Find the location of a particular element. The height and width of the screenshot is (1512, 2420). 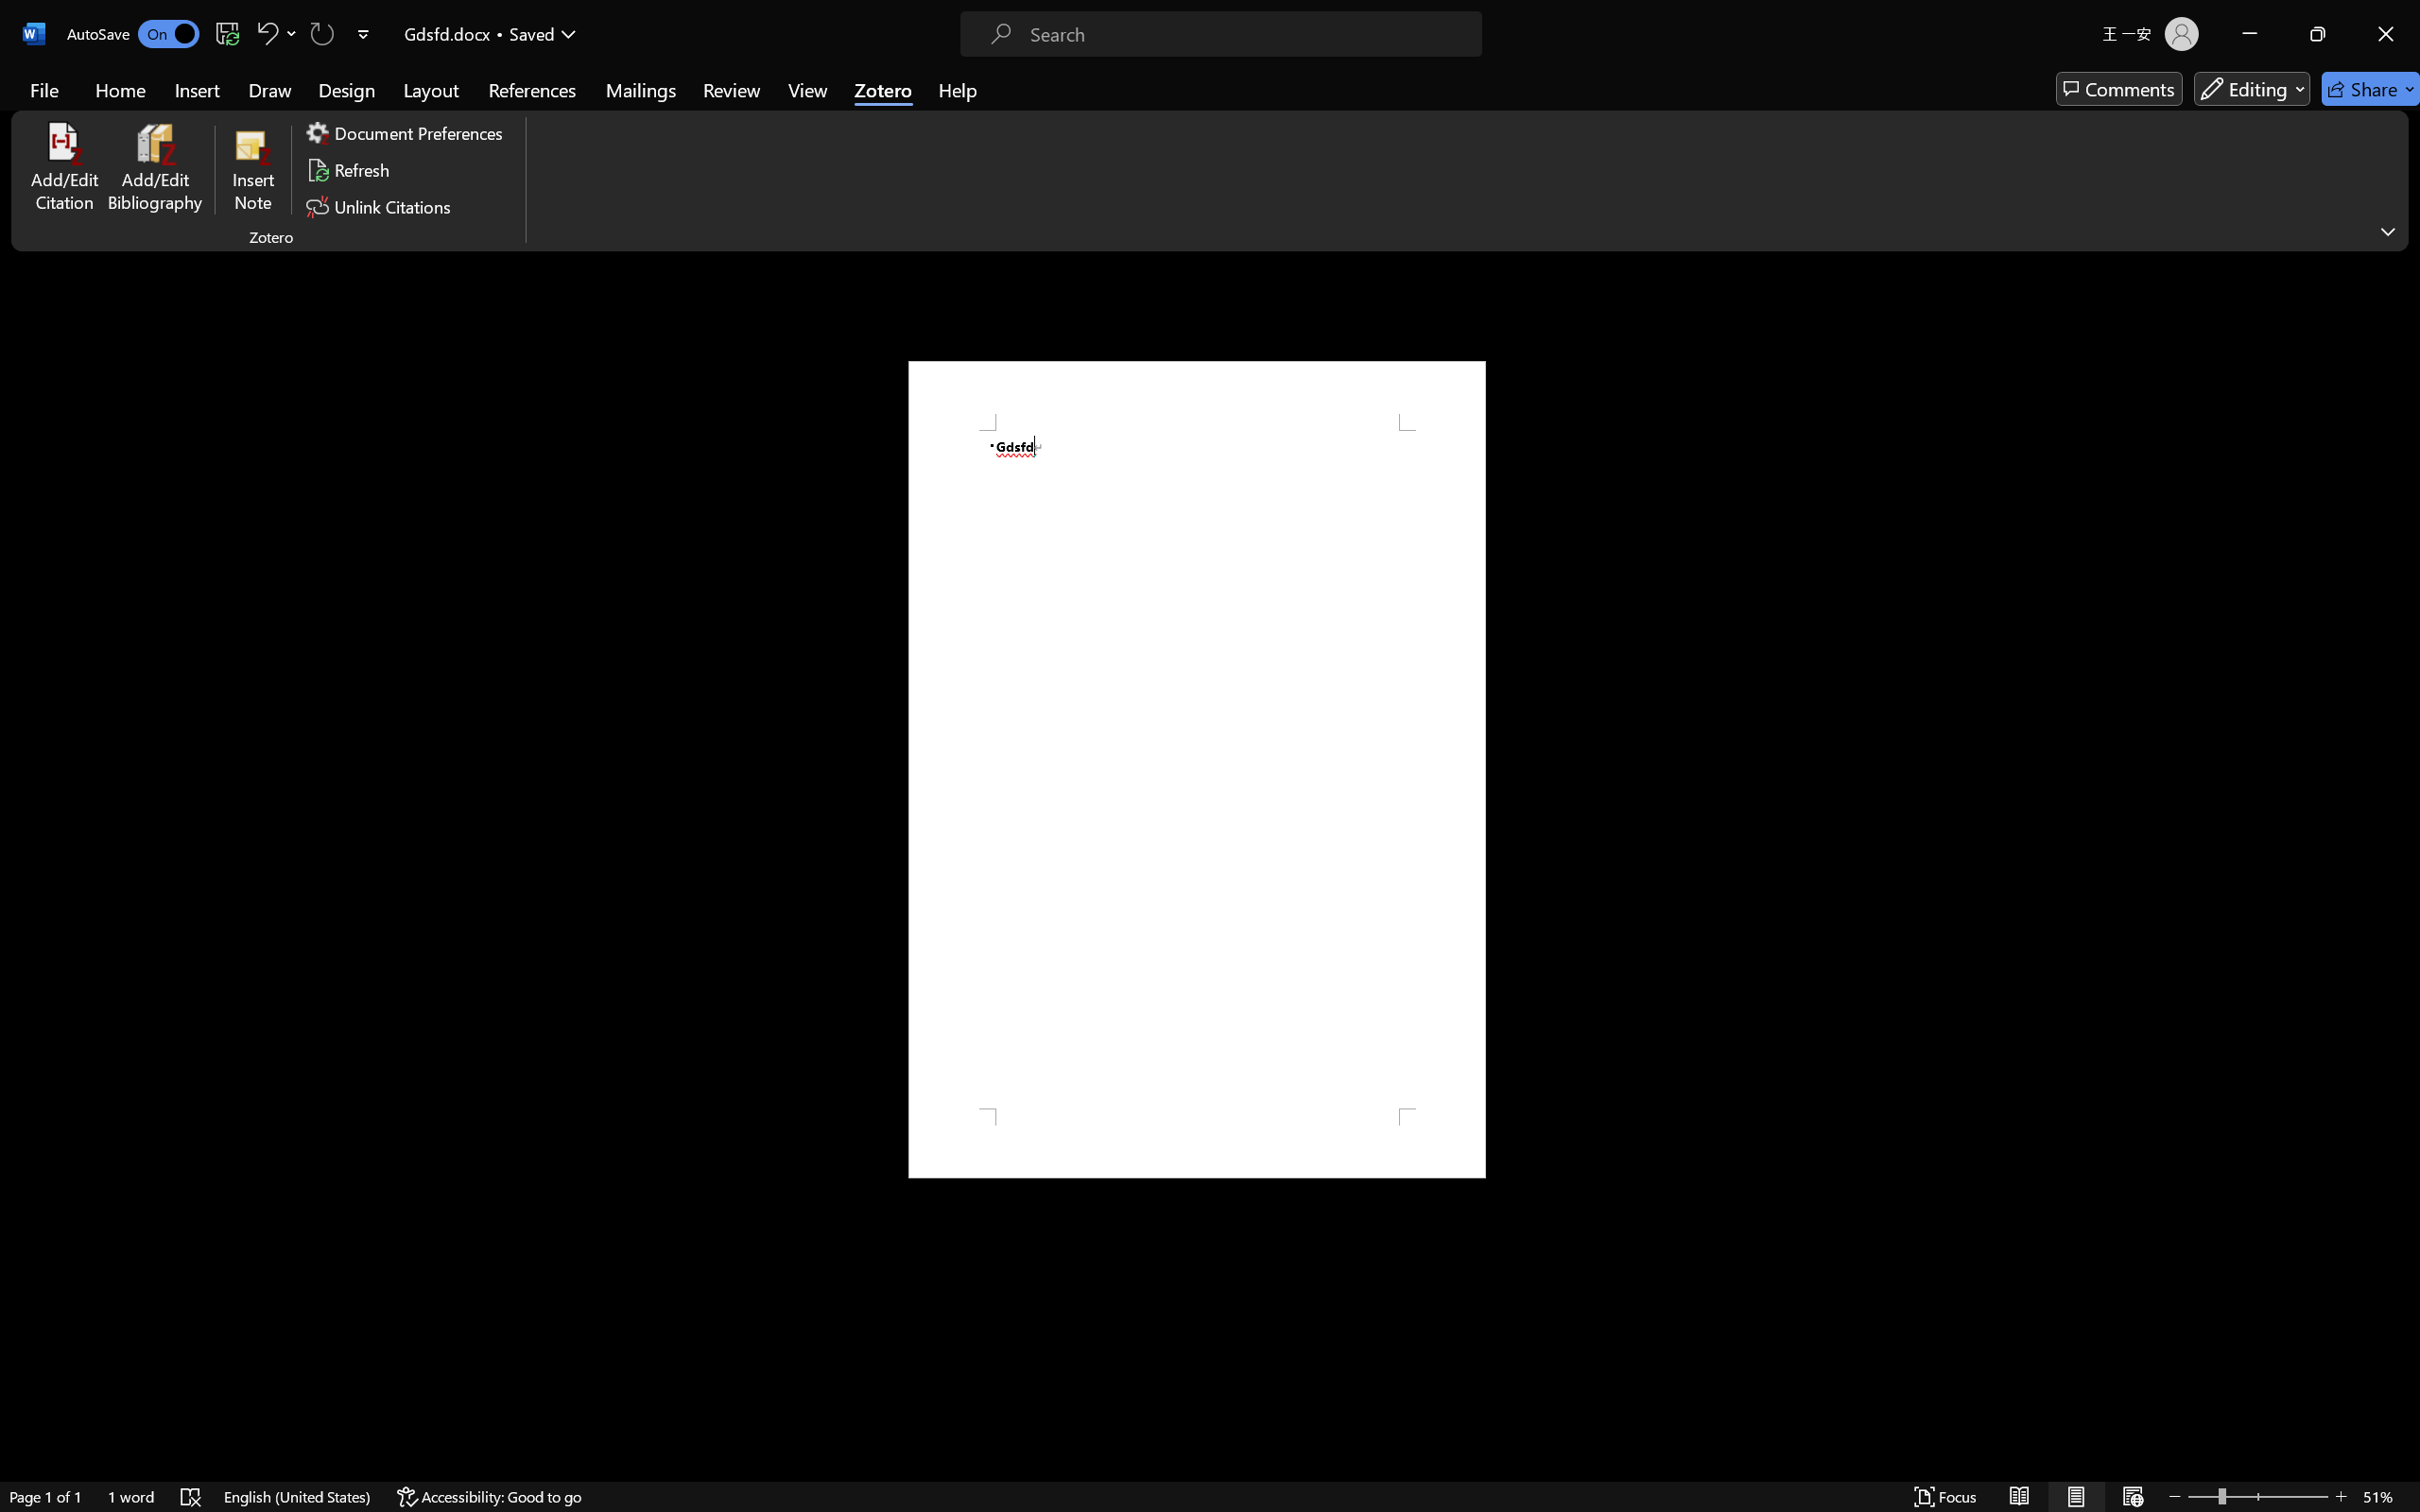

'Page 1 content' is located at coordinates (1196, 769).